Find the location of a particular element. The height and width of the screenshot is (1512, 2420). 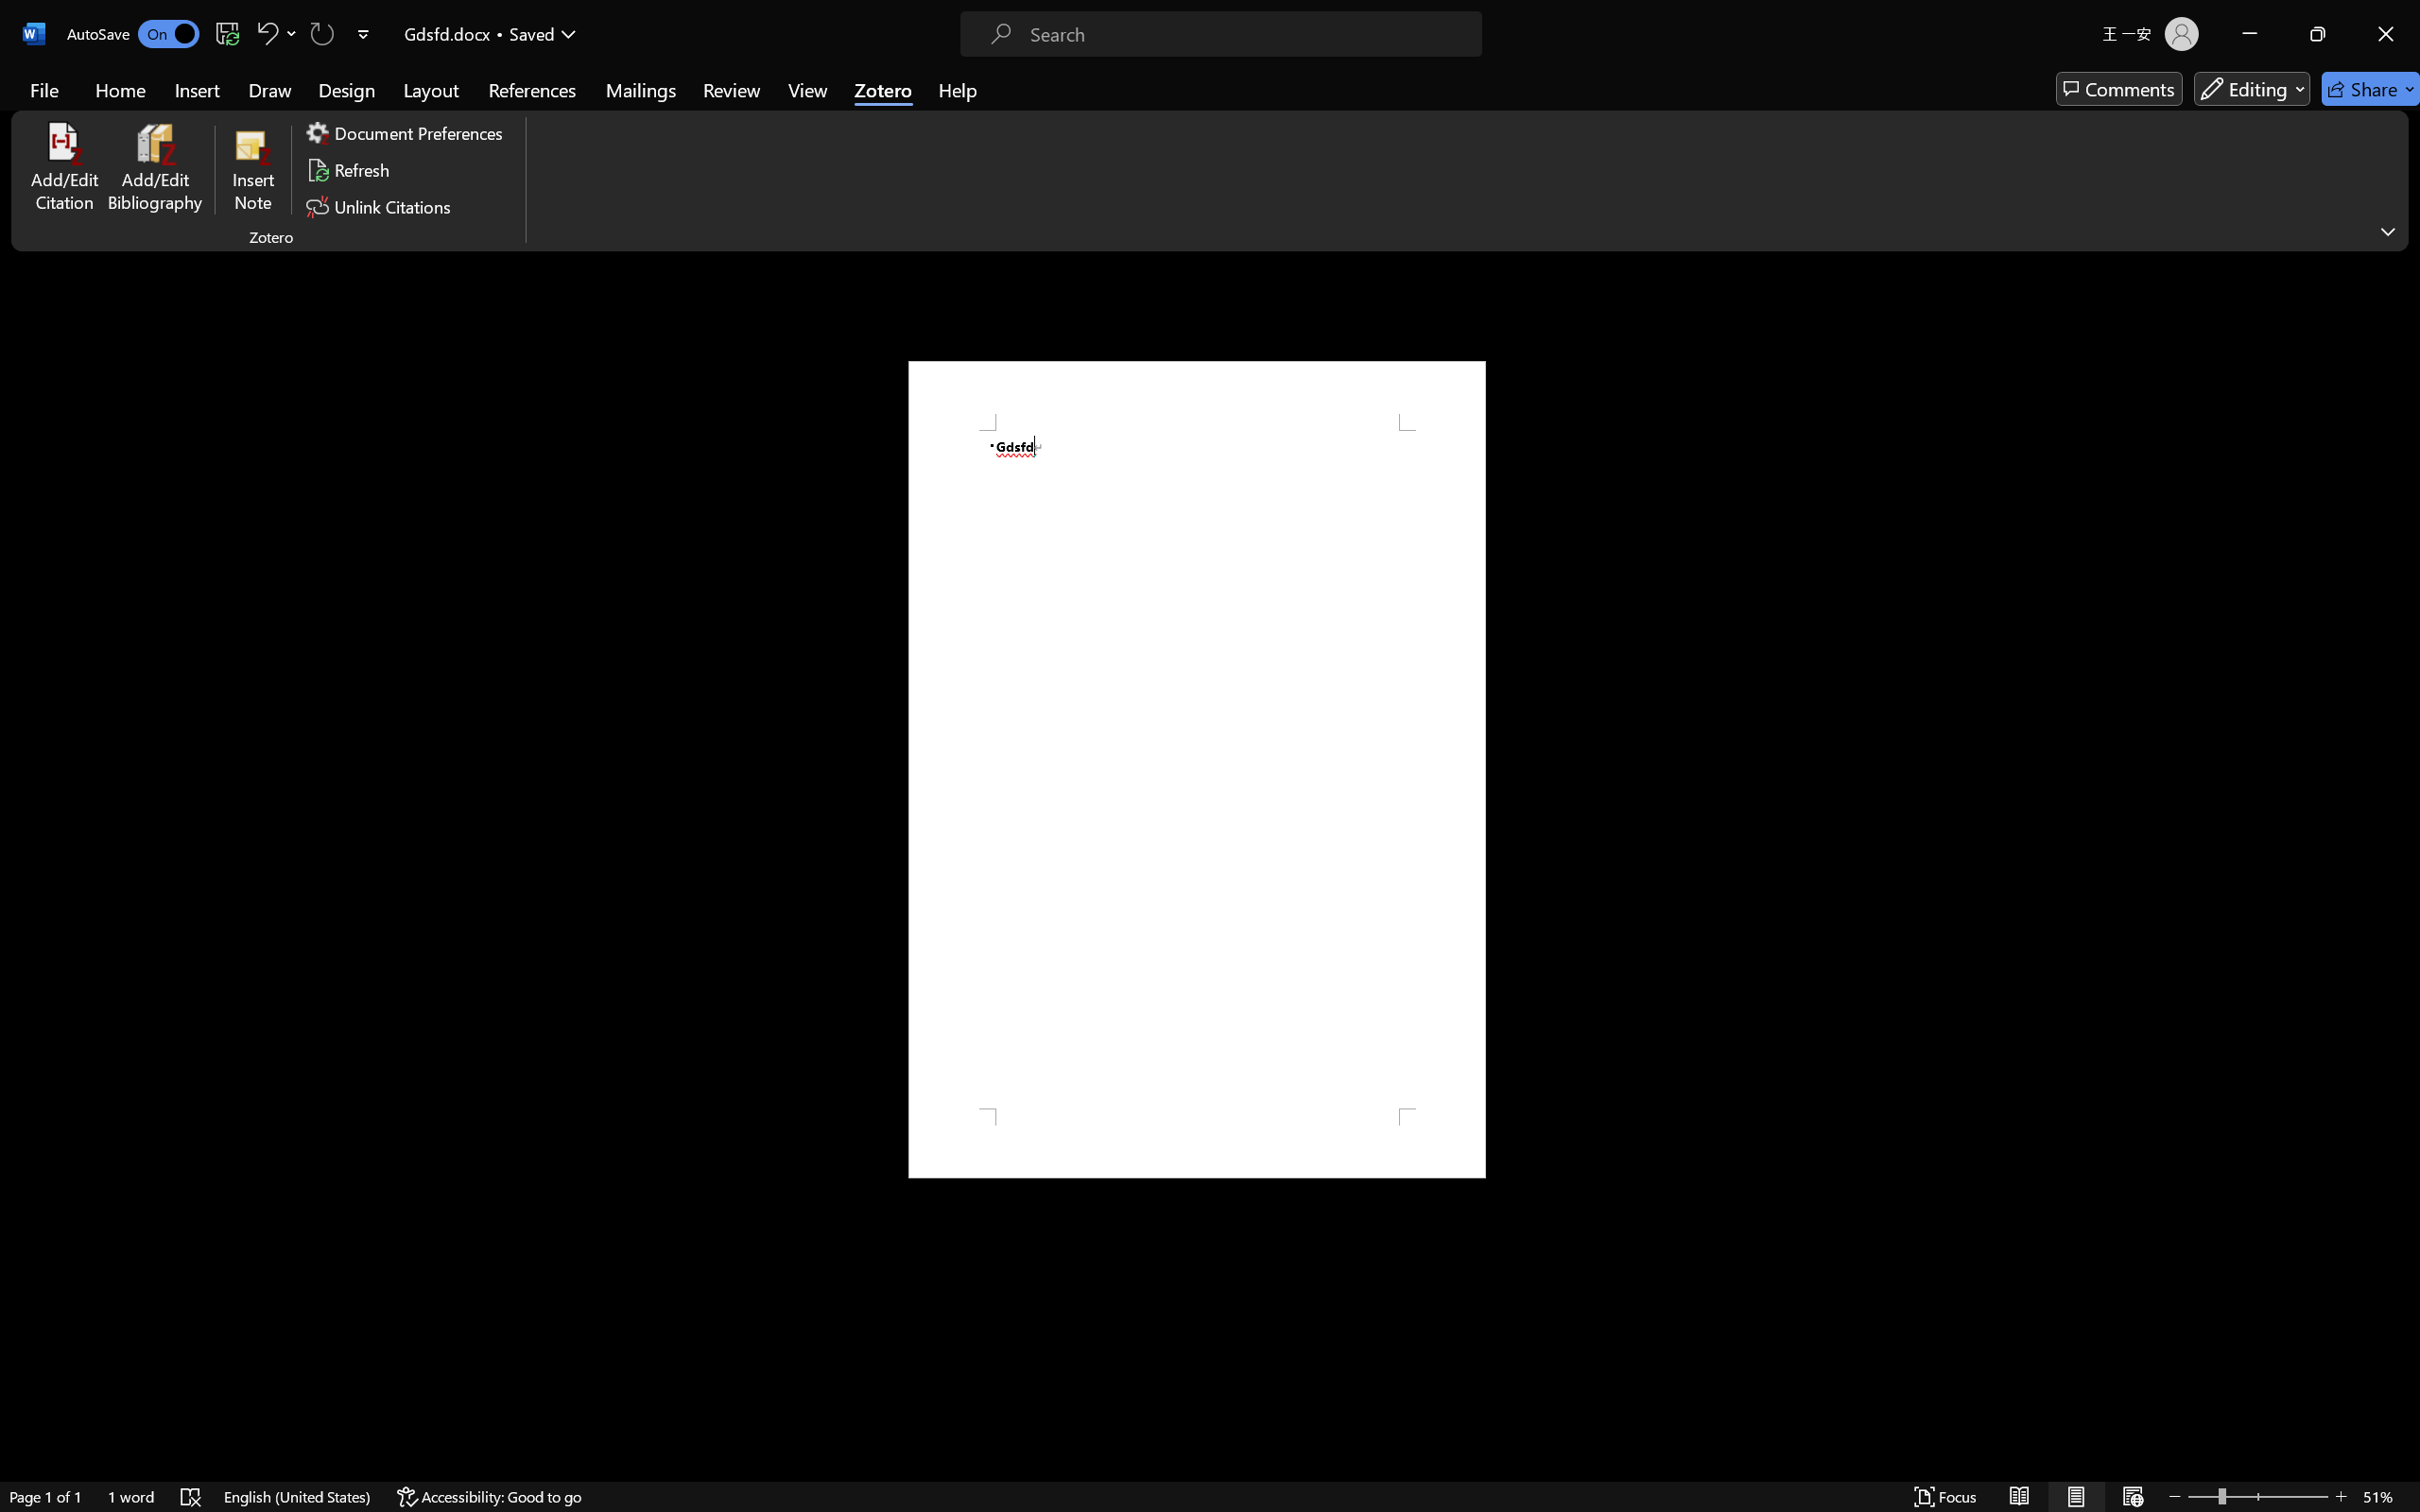

'Page 1 content' is located at coordinates (1196, 769).